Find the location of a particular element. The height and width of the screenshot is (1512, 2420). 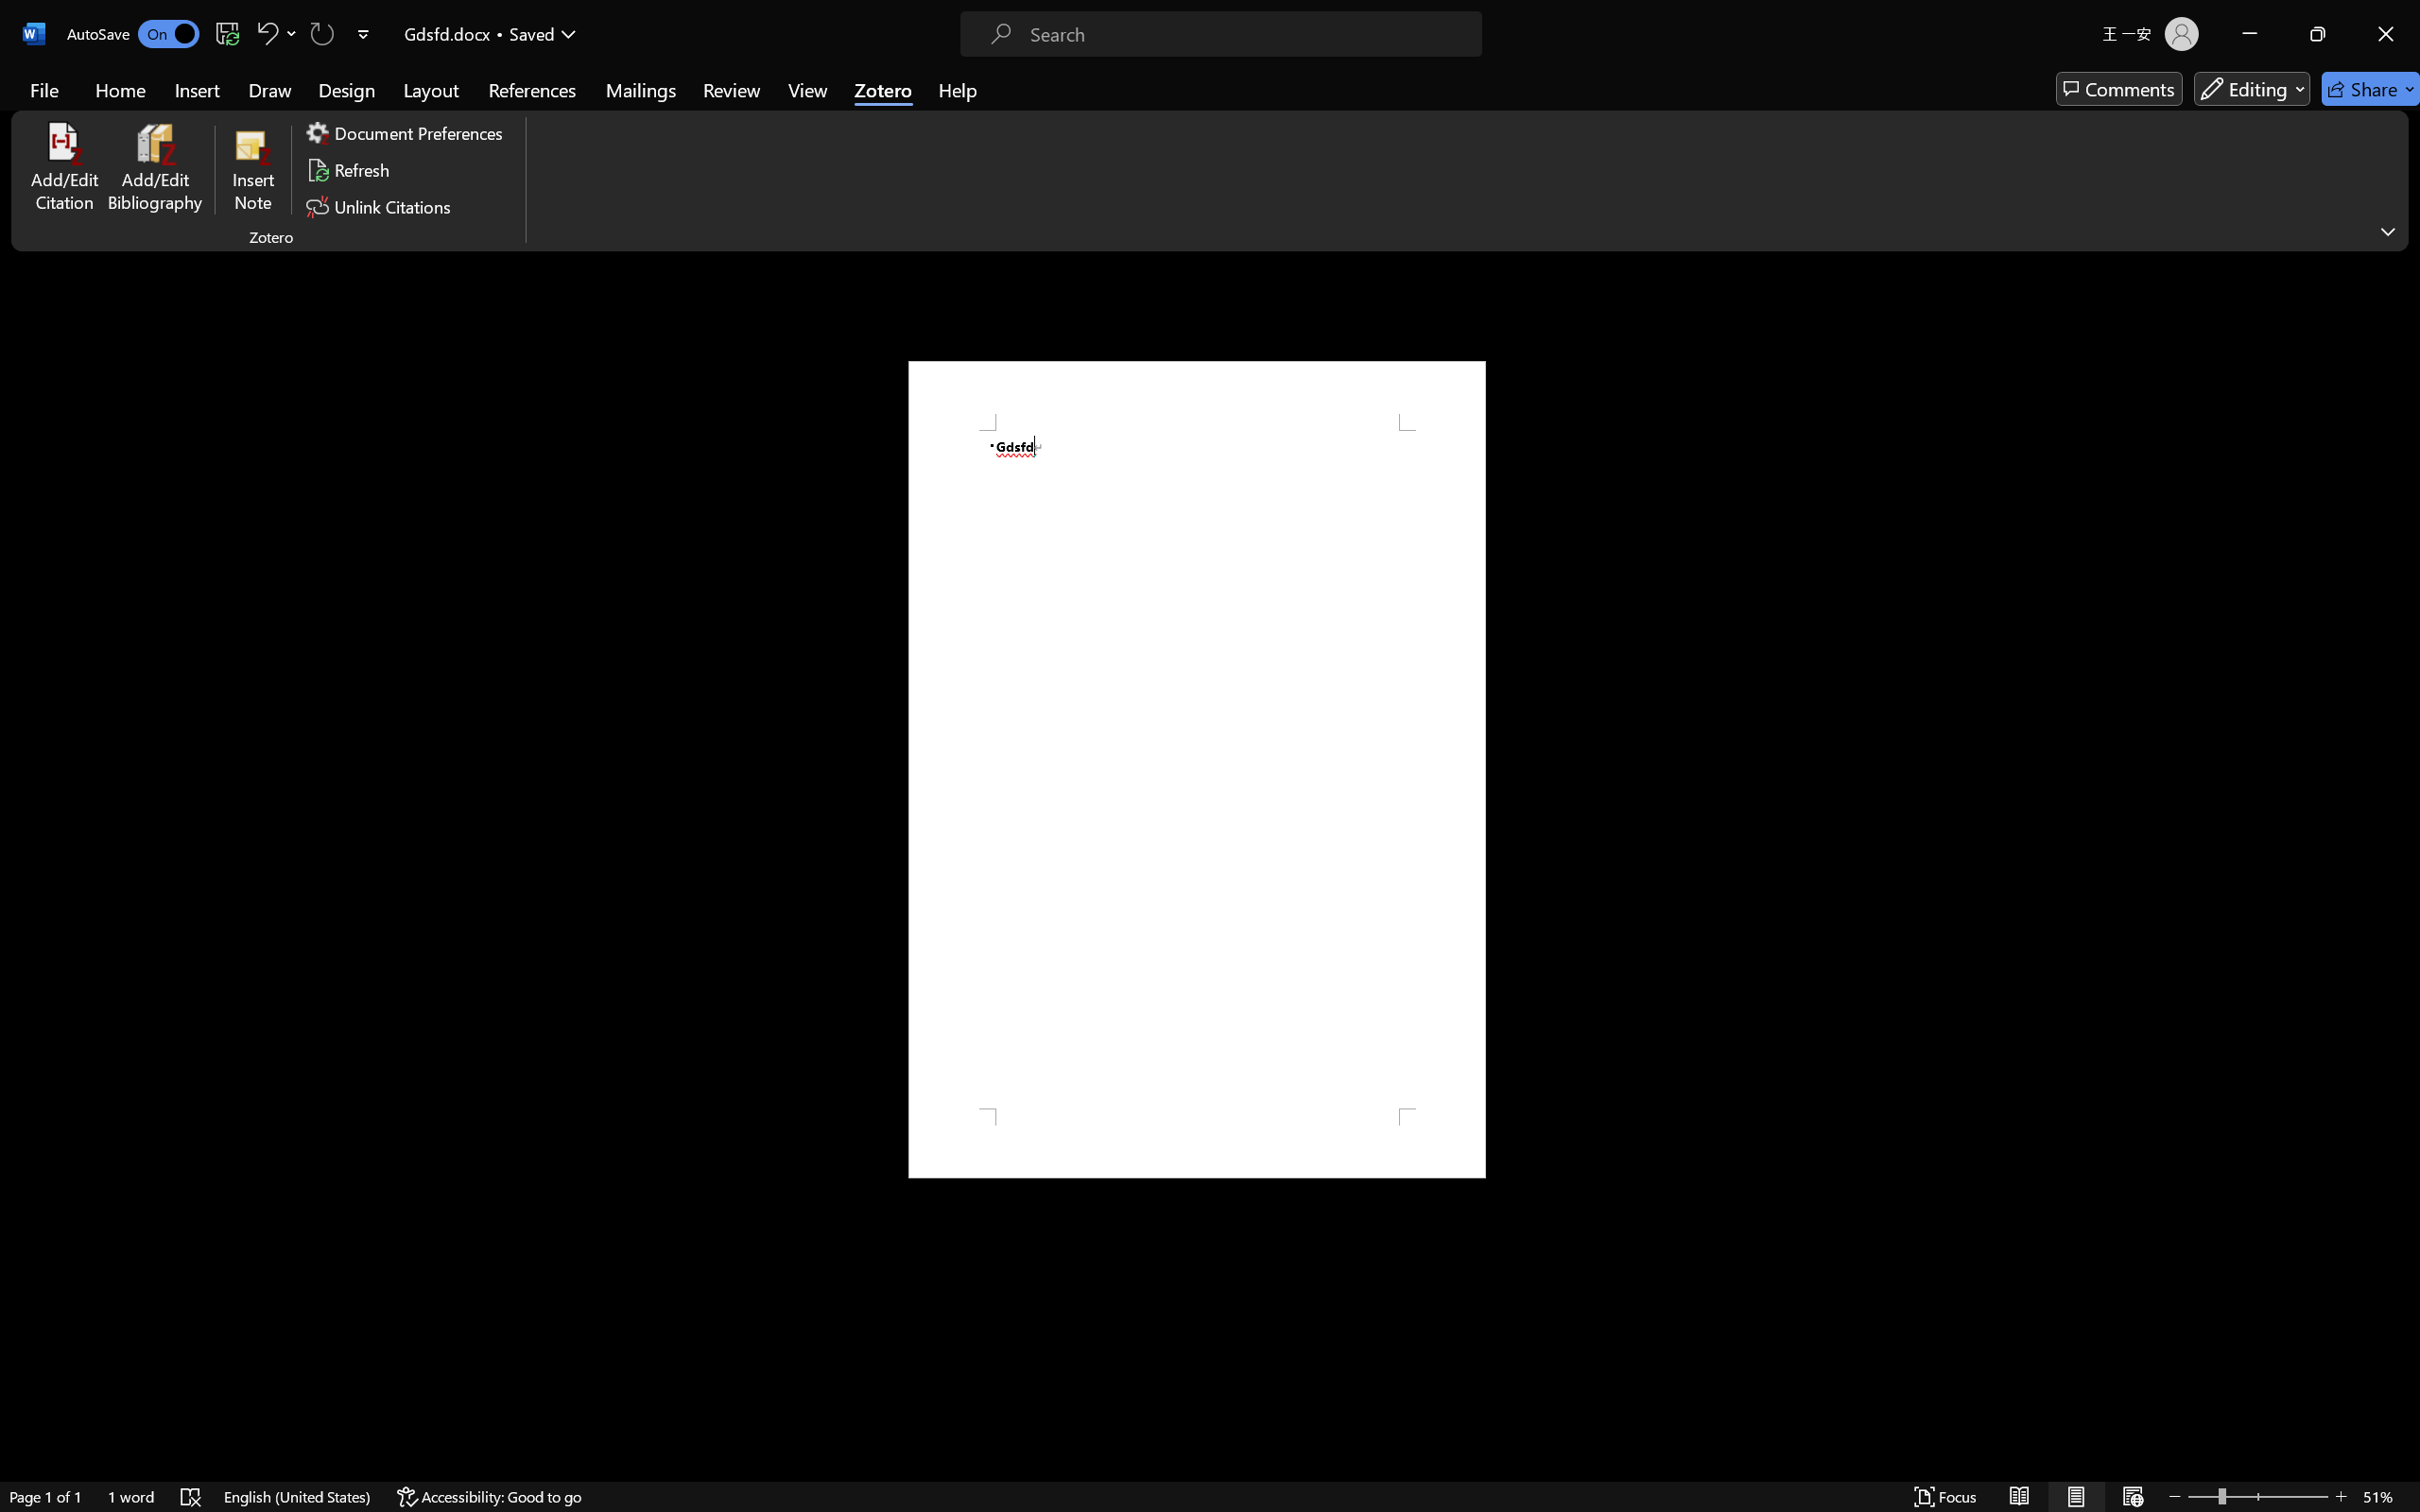

'Page 1 content' is located at coordinates (1196, 769).